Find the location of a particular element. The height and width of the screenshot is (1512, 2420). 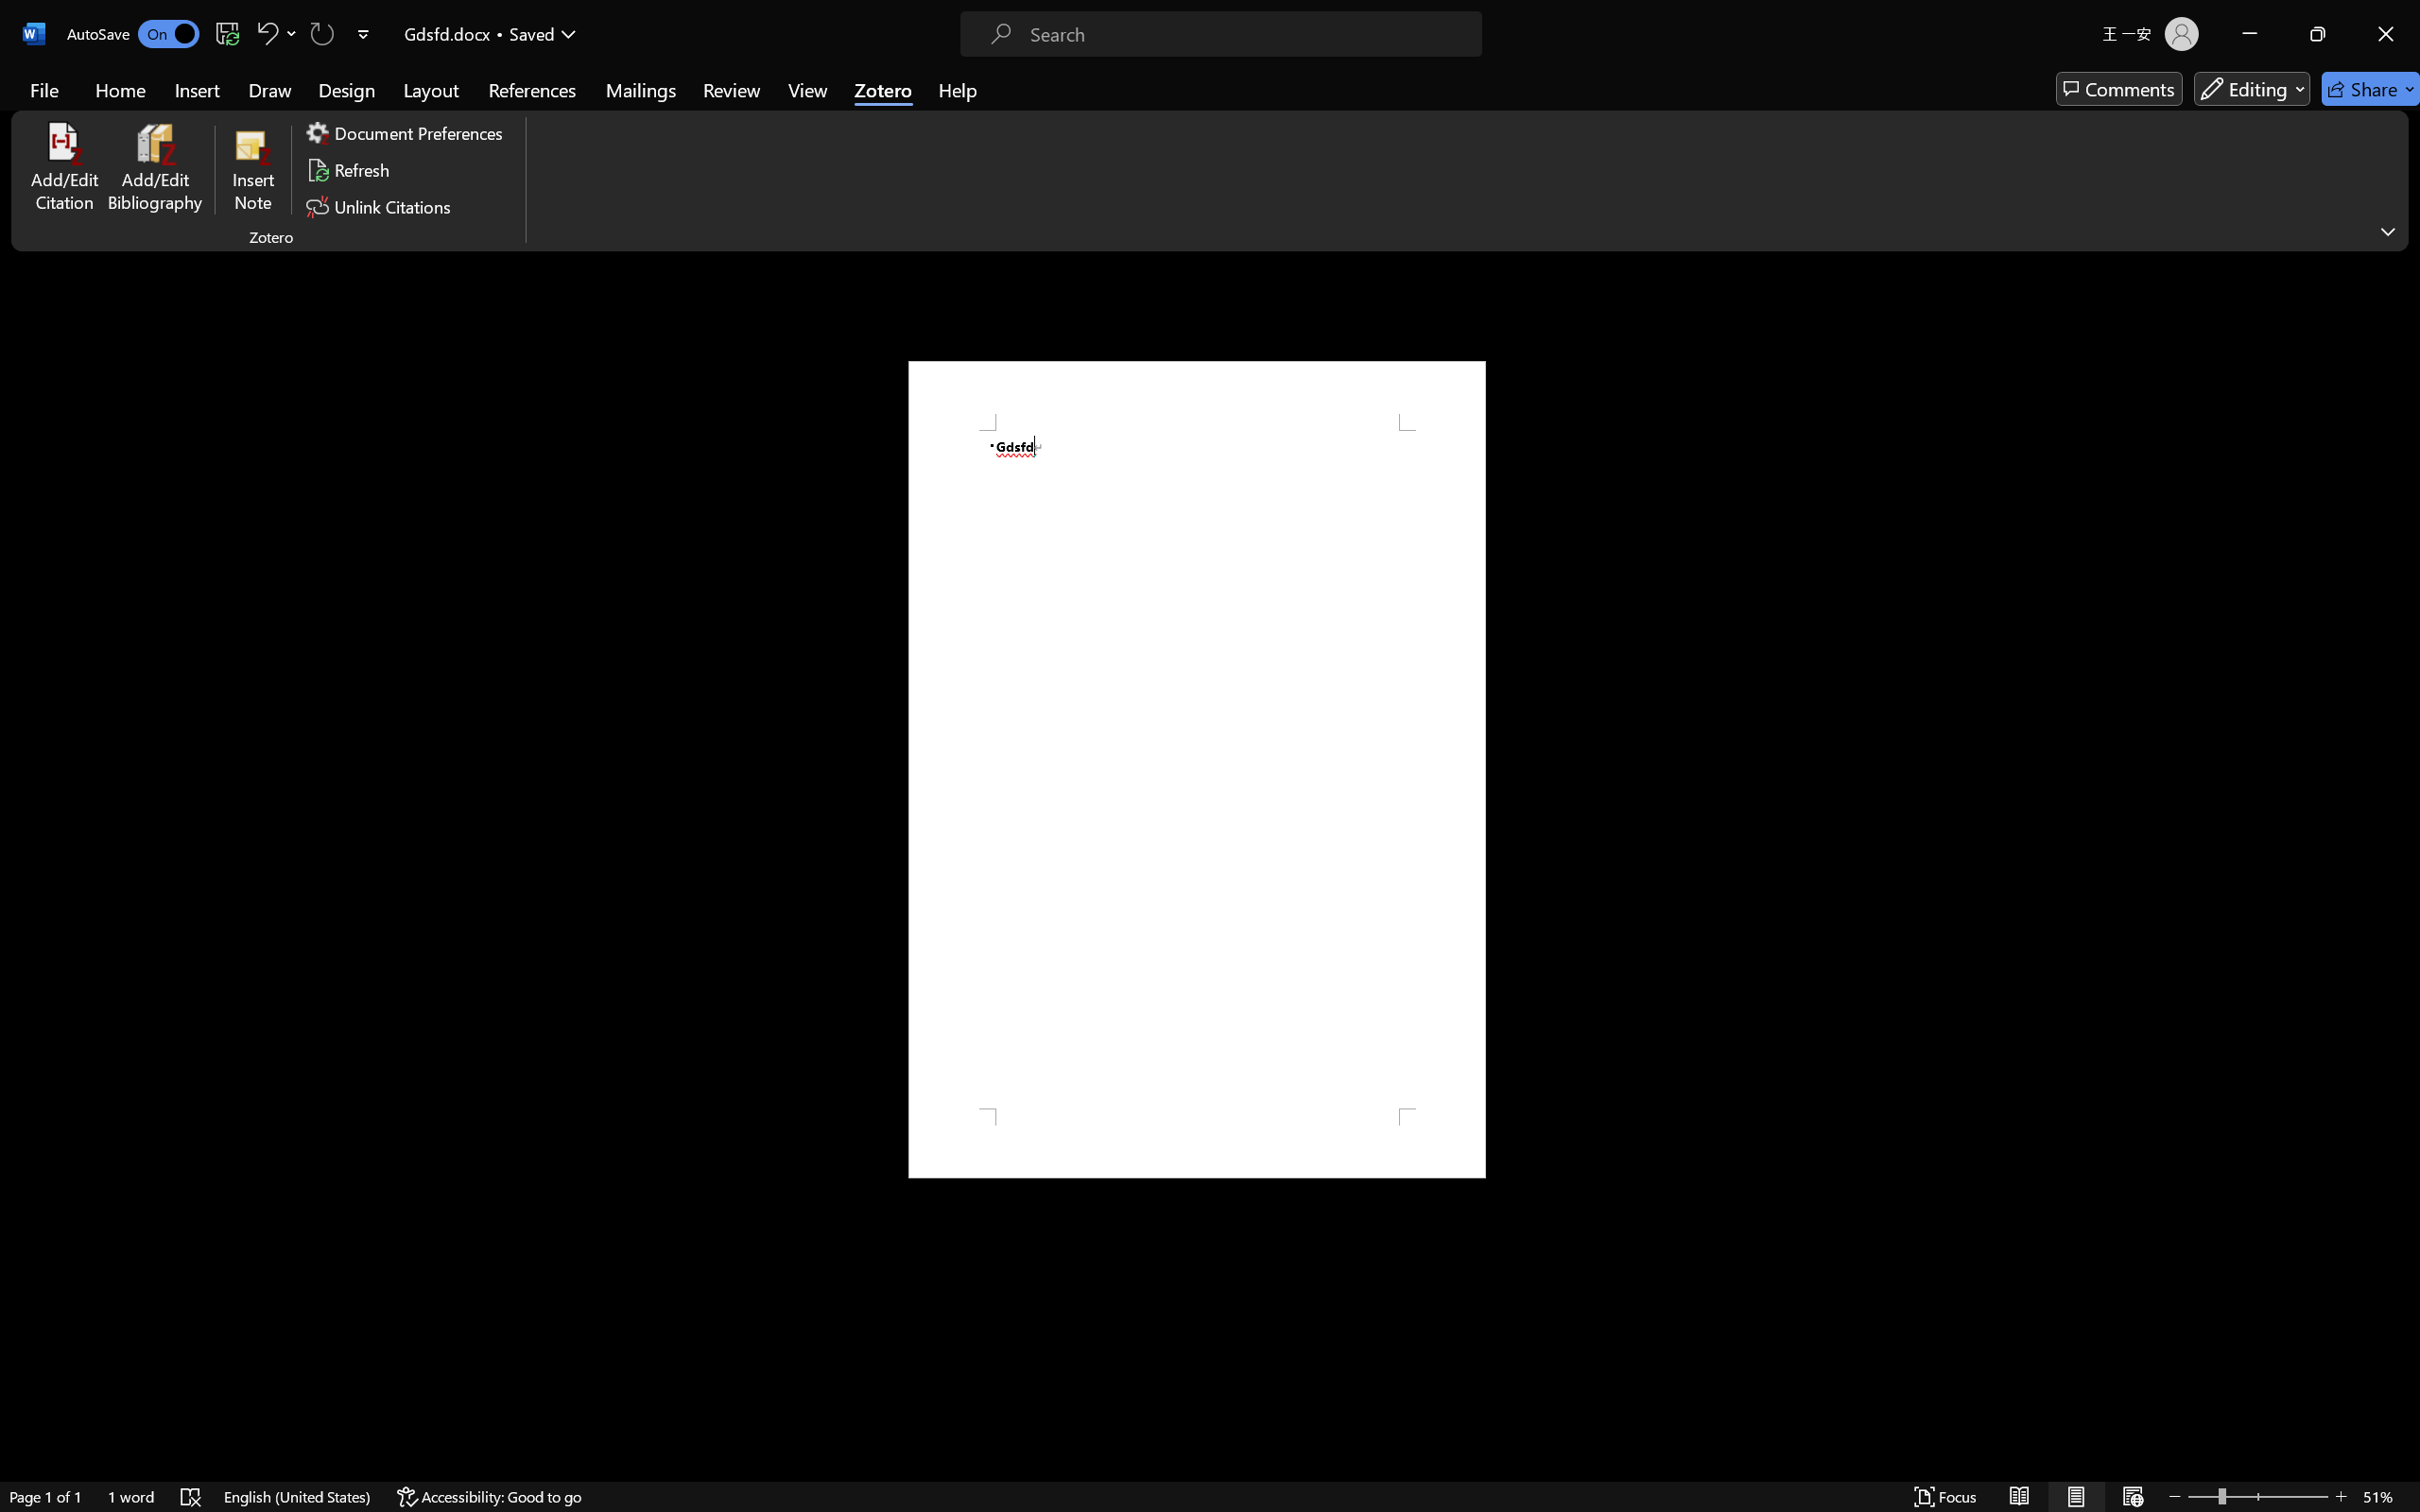

'Page 1 content' is located at coordinates (1196, 769).